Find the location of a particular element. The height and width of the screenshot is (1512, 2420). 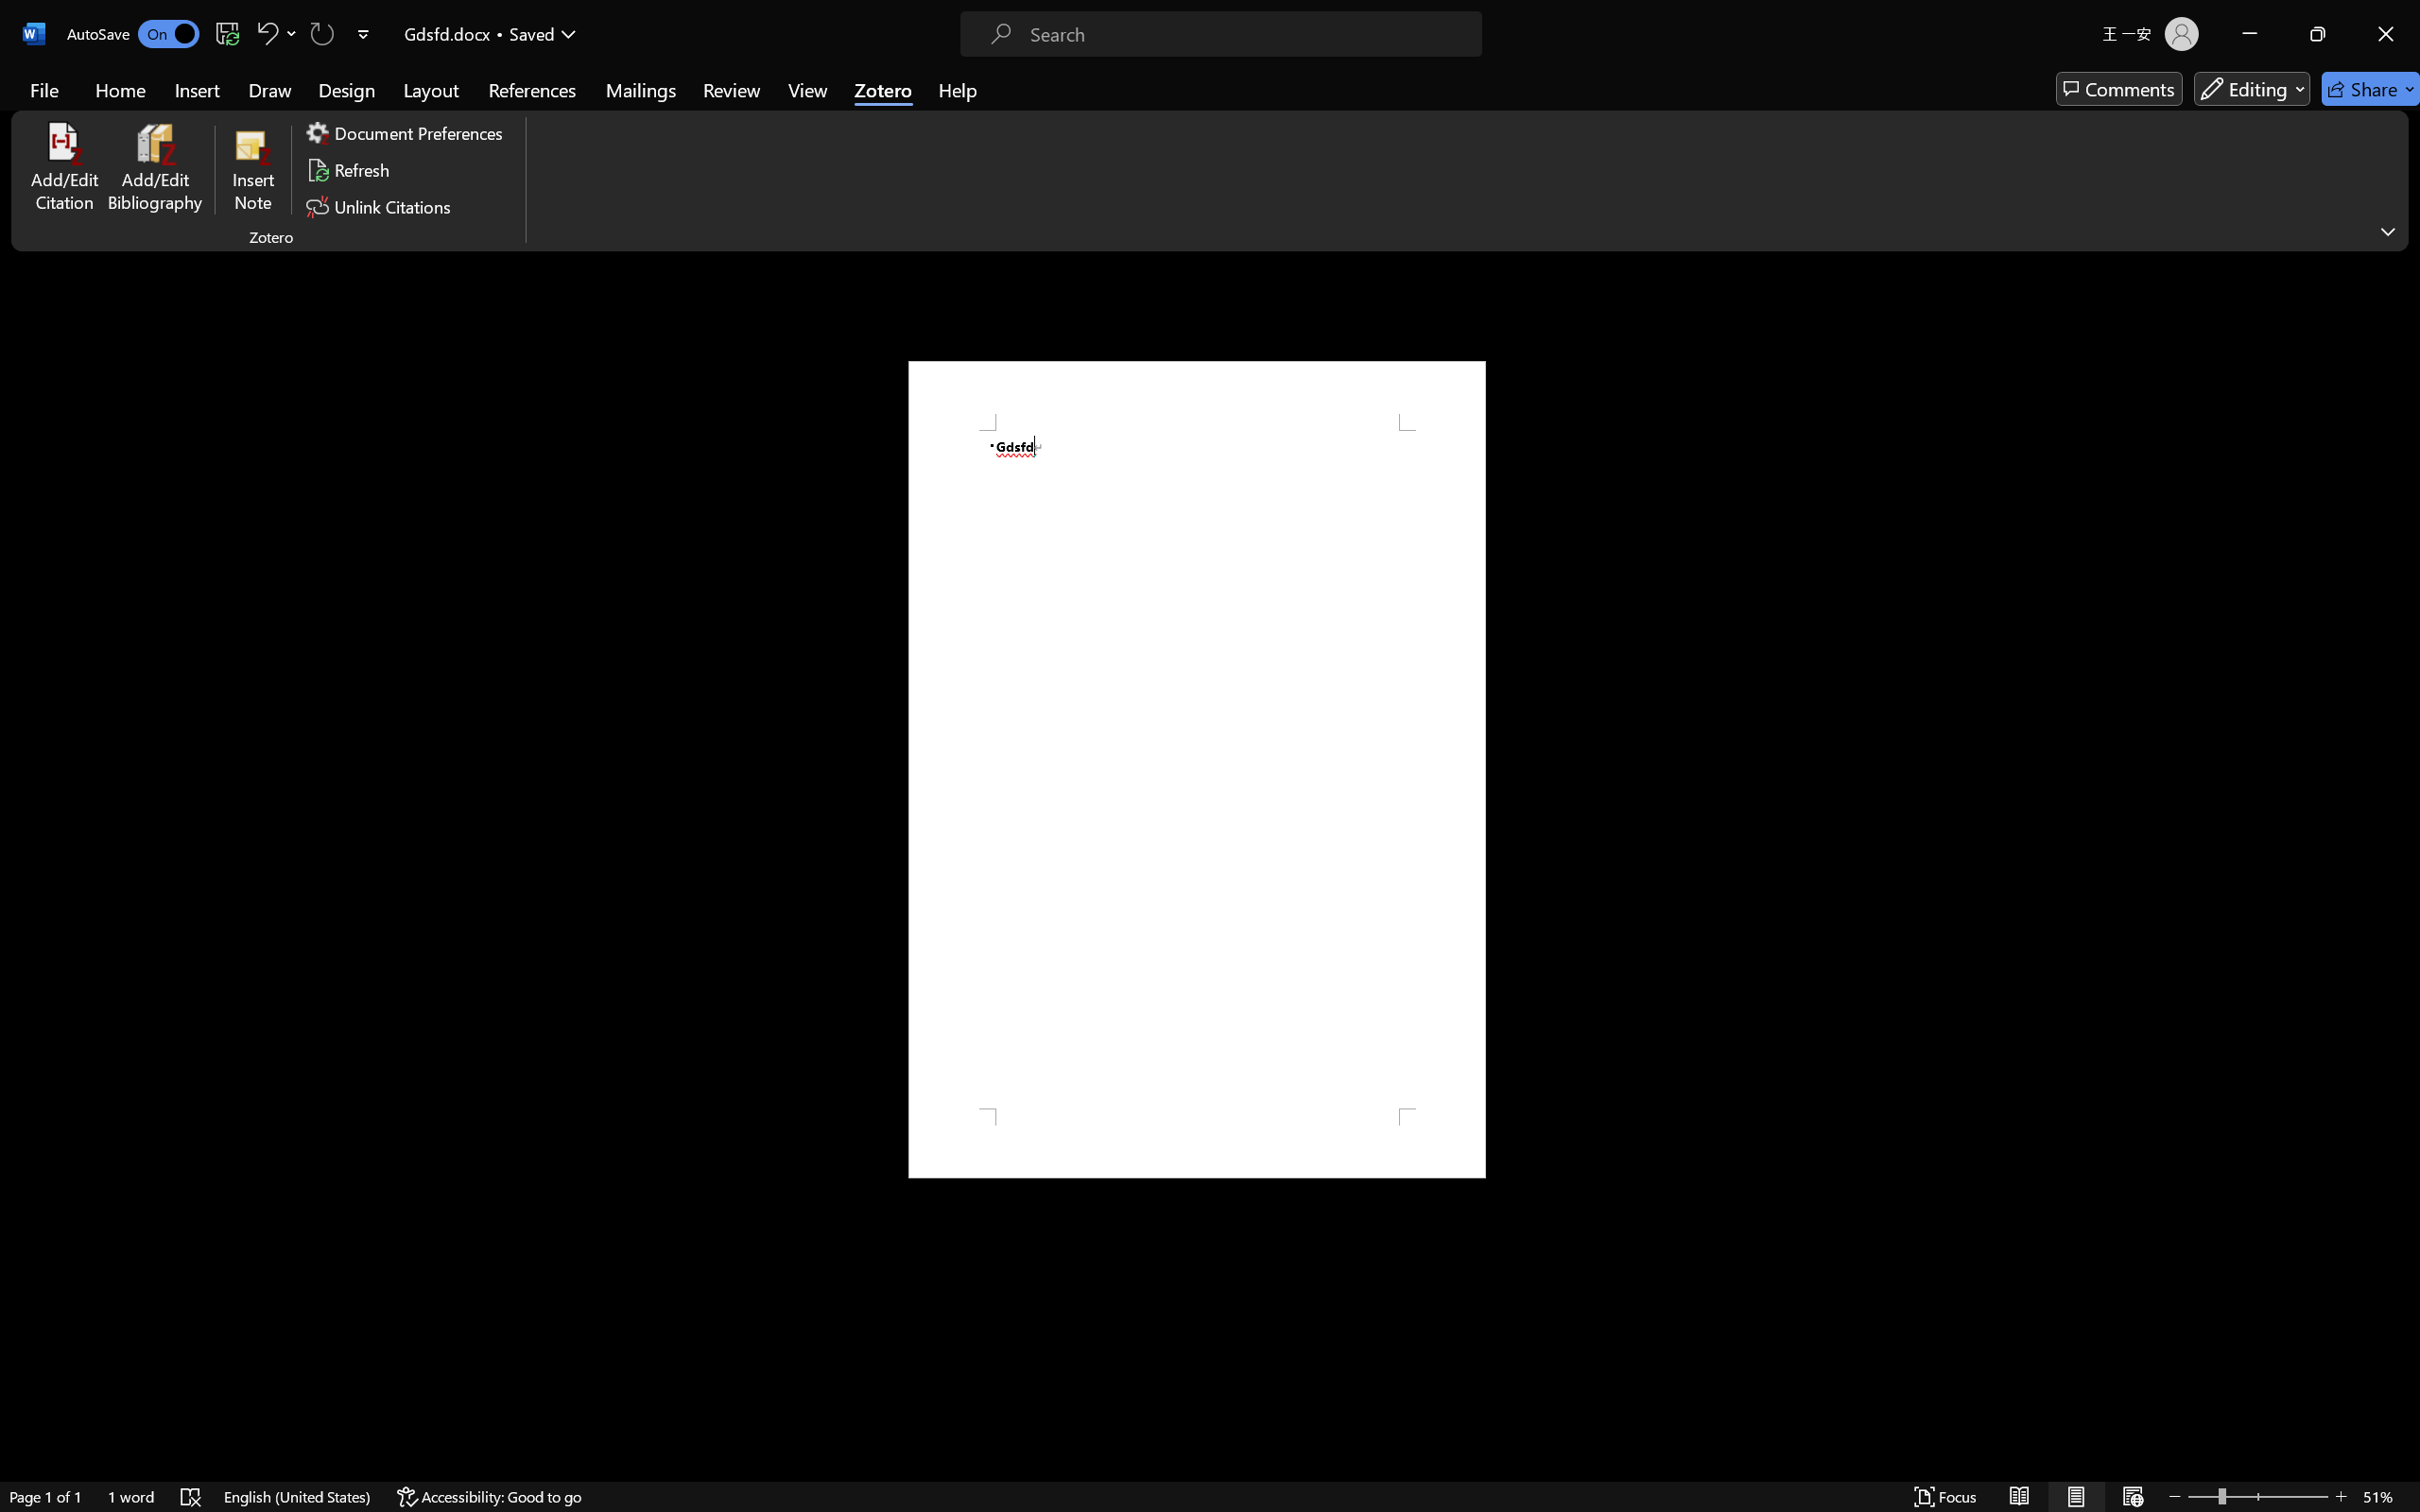

'Page 1 content' is located at coordinates (1196, 769).